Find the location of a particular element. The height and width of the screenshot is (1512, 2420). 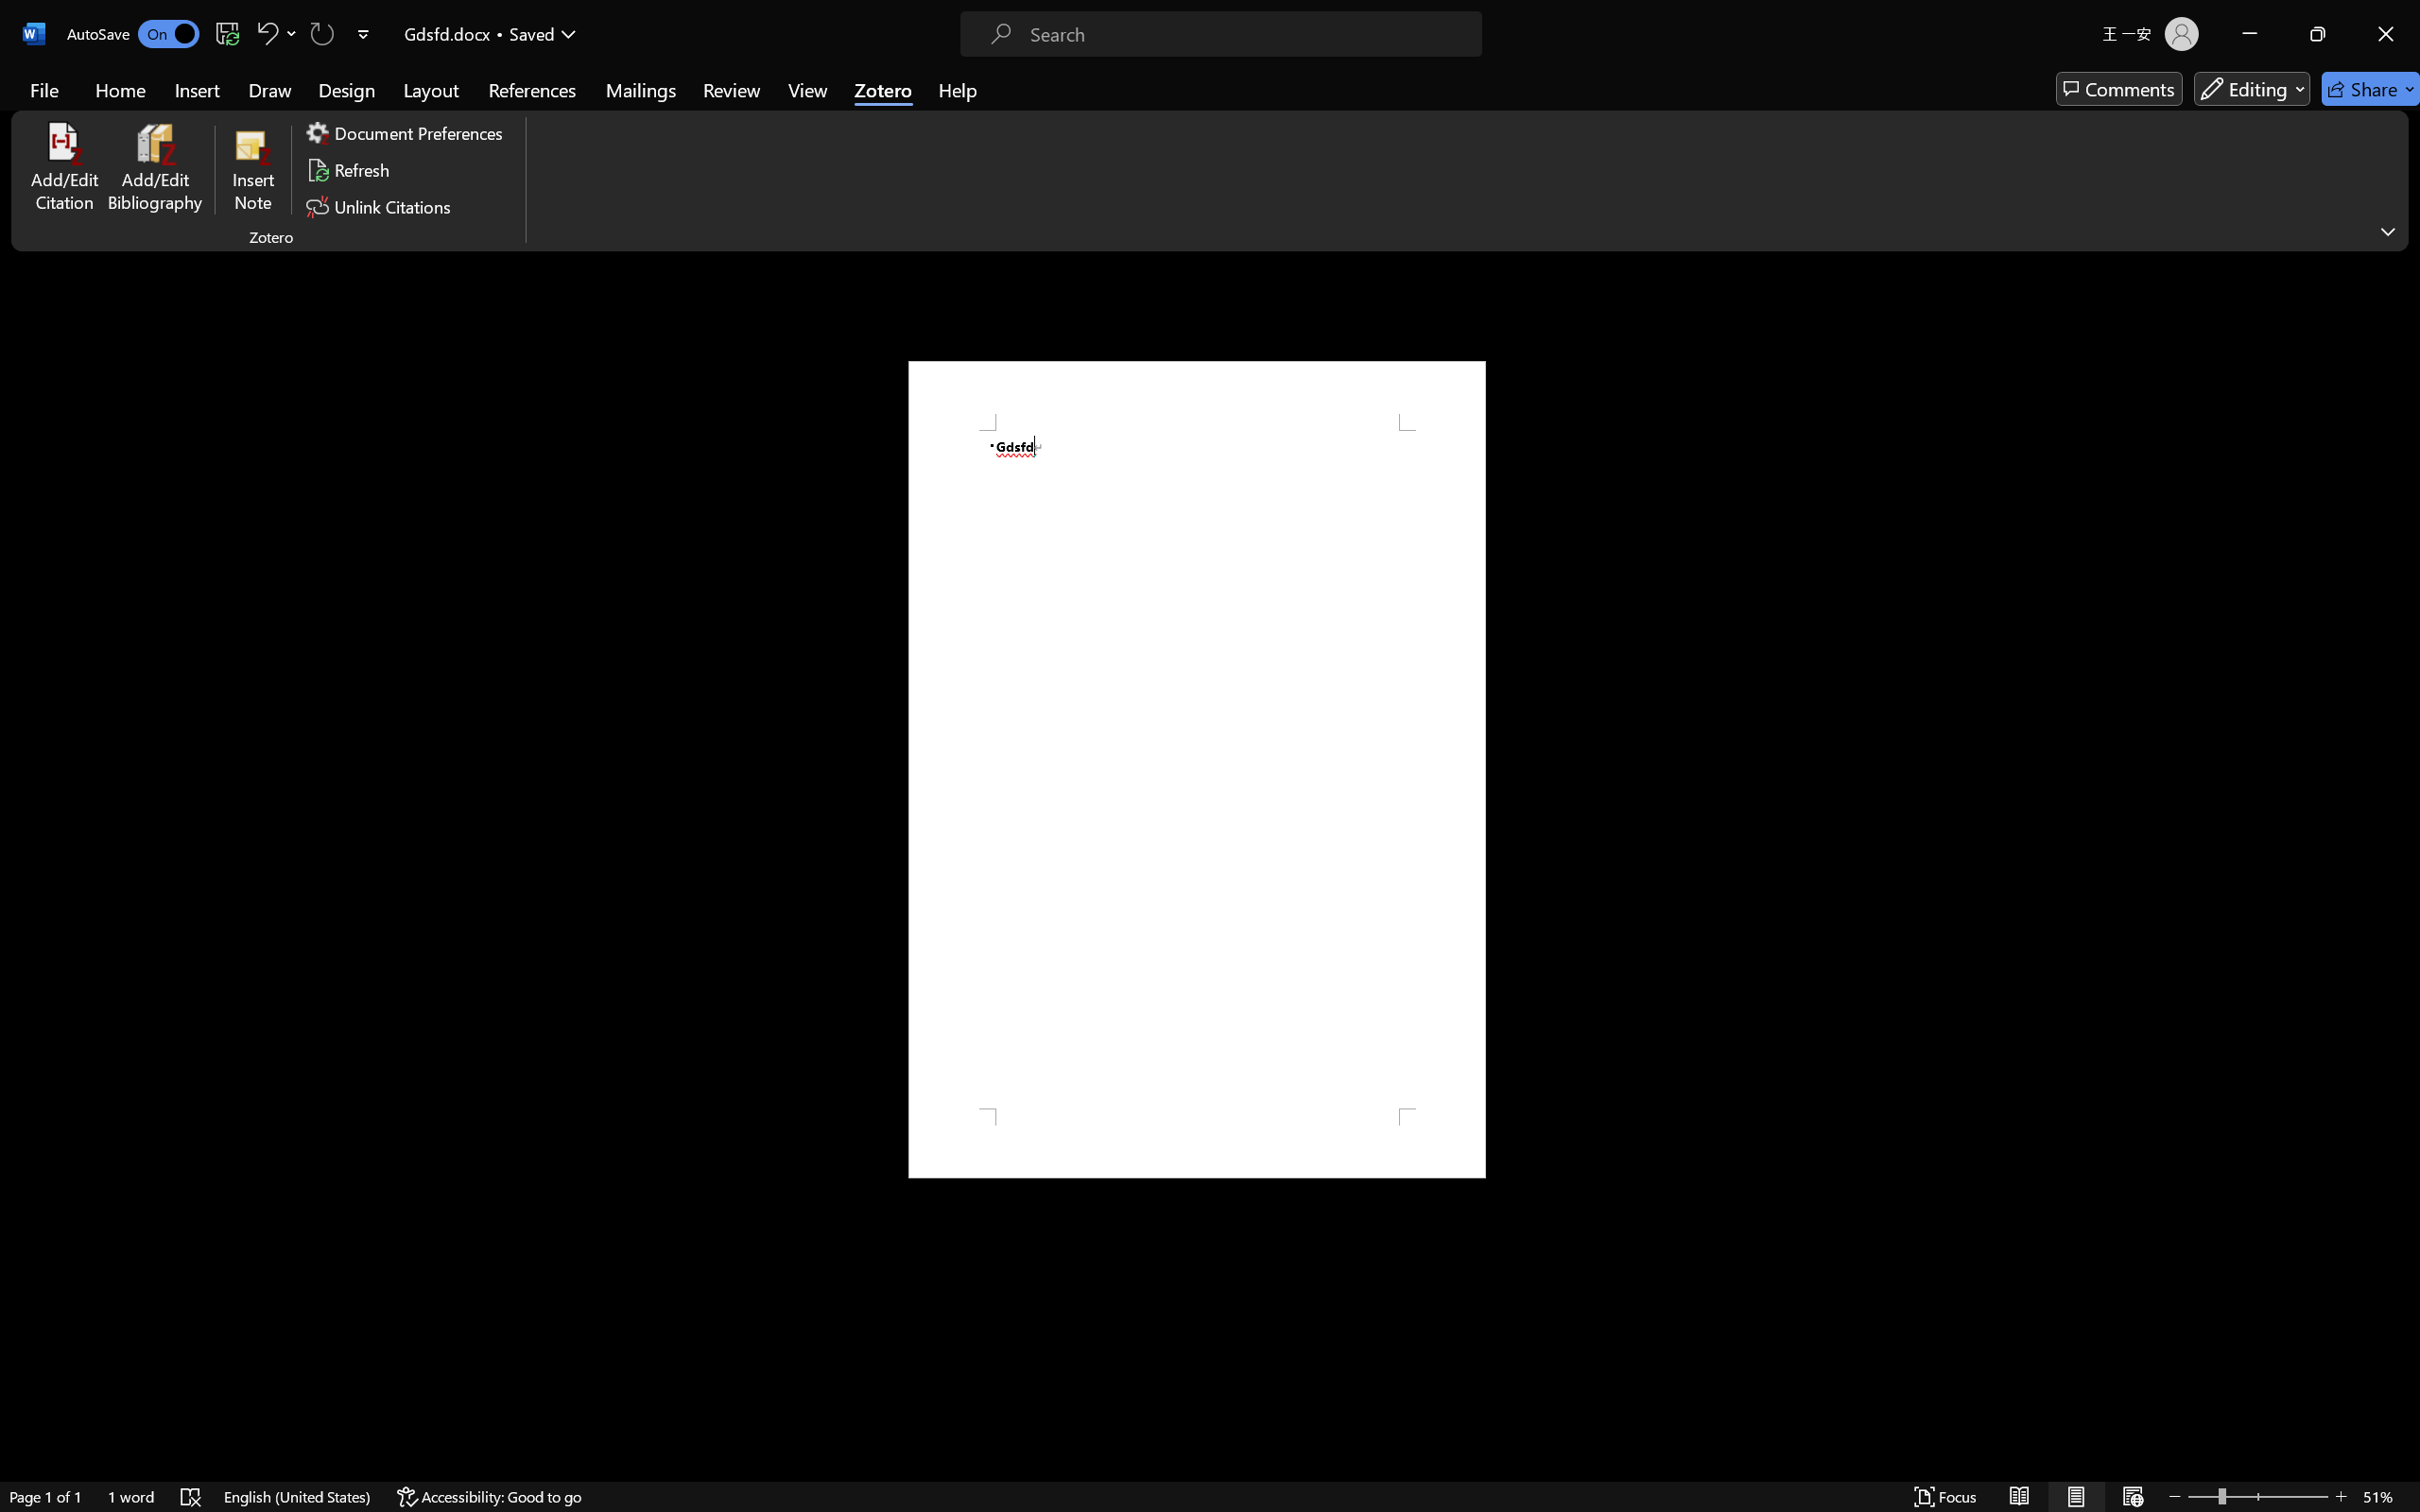

'Page 1 content' is located at coordinates (1196, 769).